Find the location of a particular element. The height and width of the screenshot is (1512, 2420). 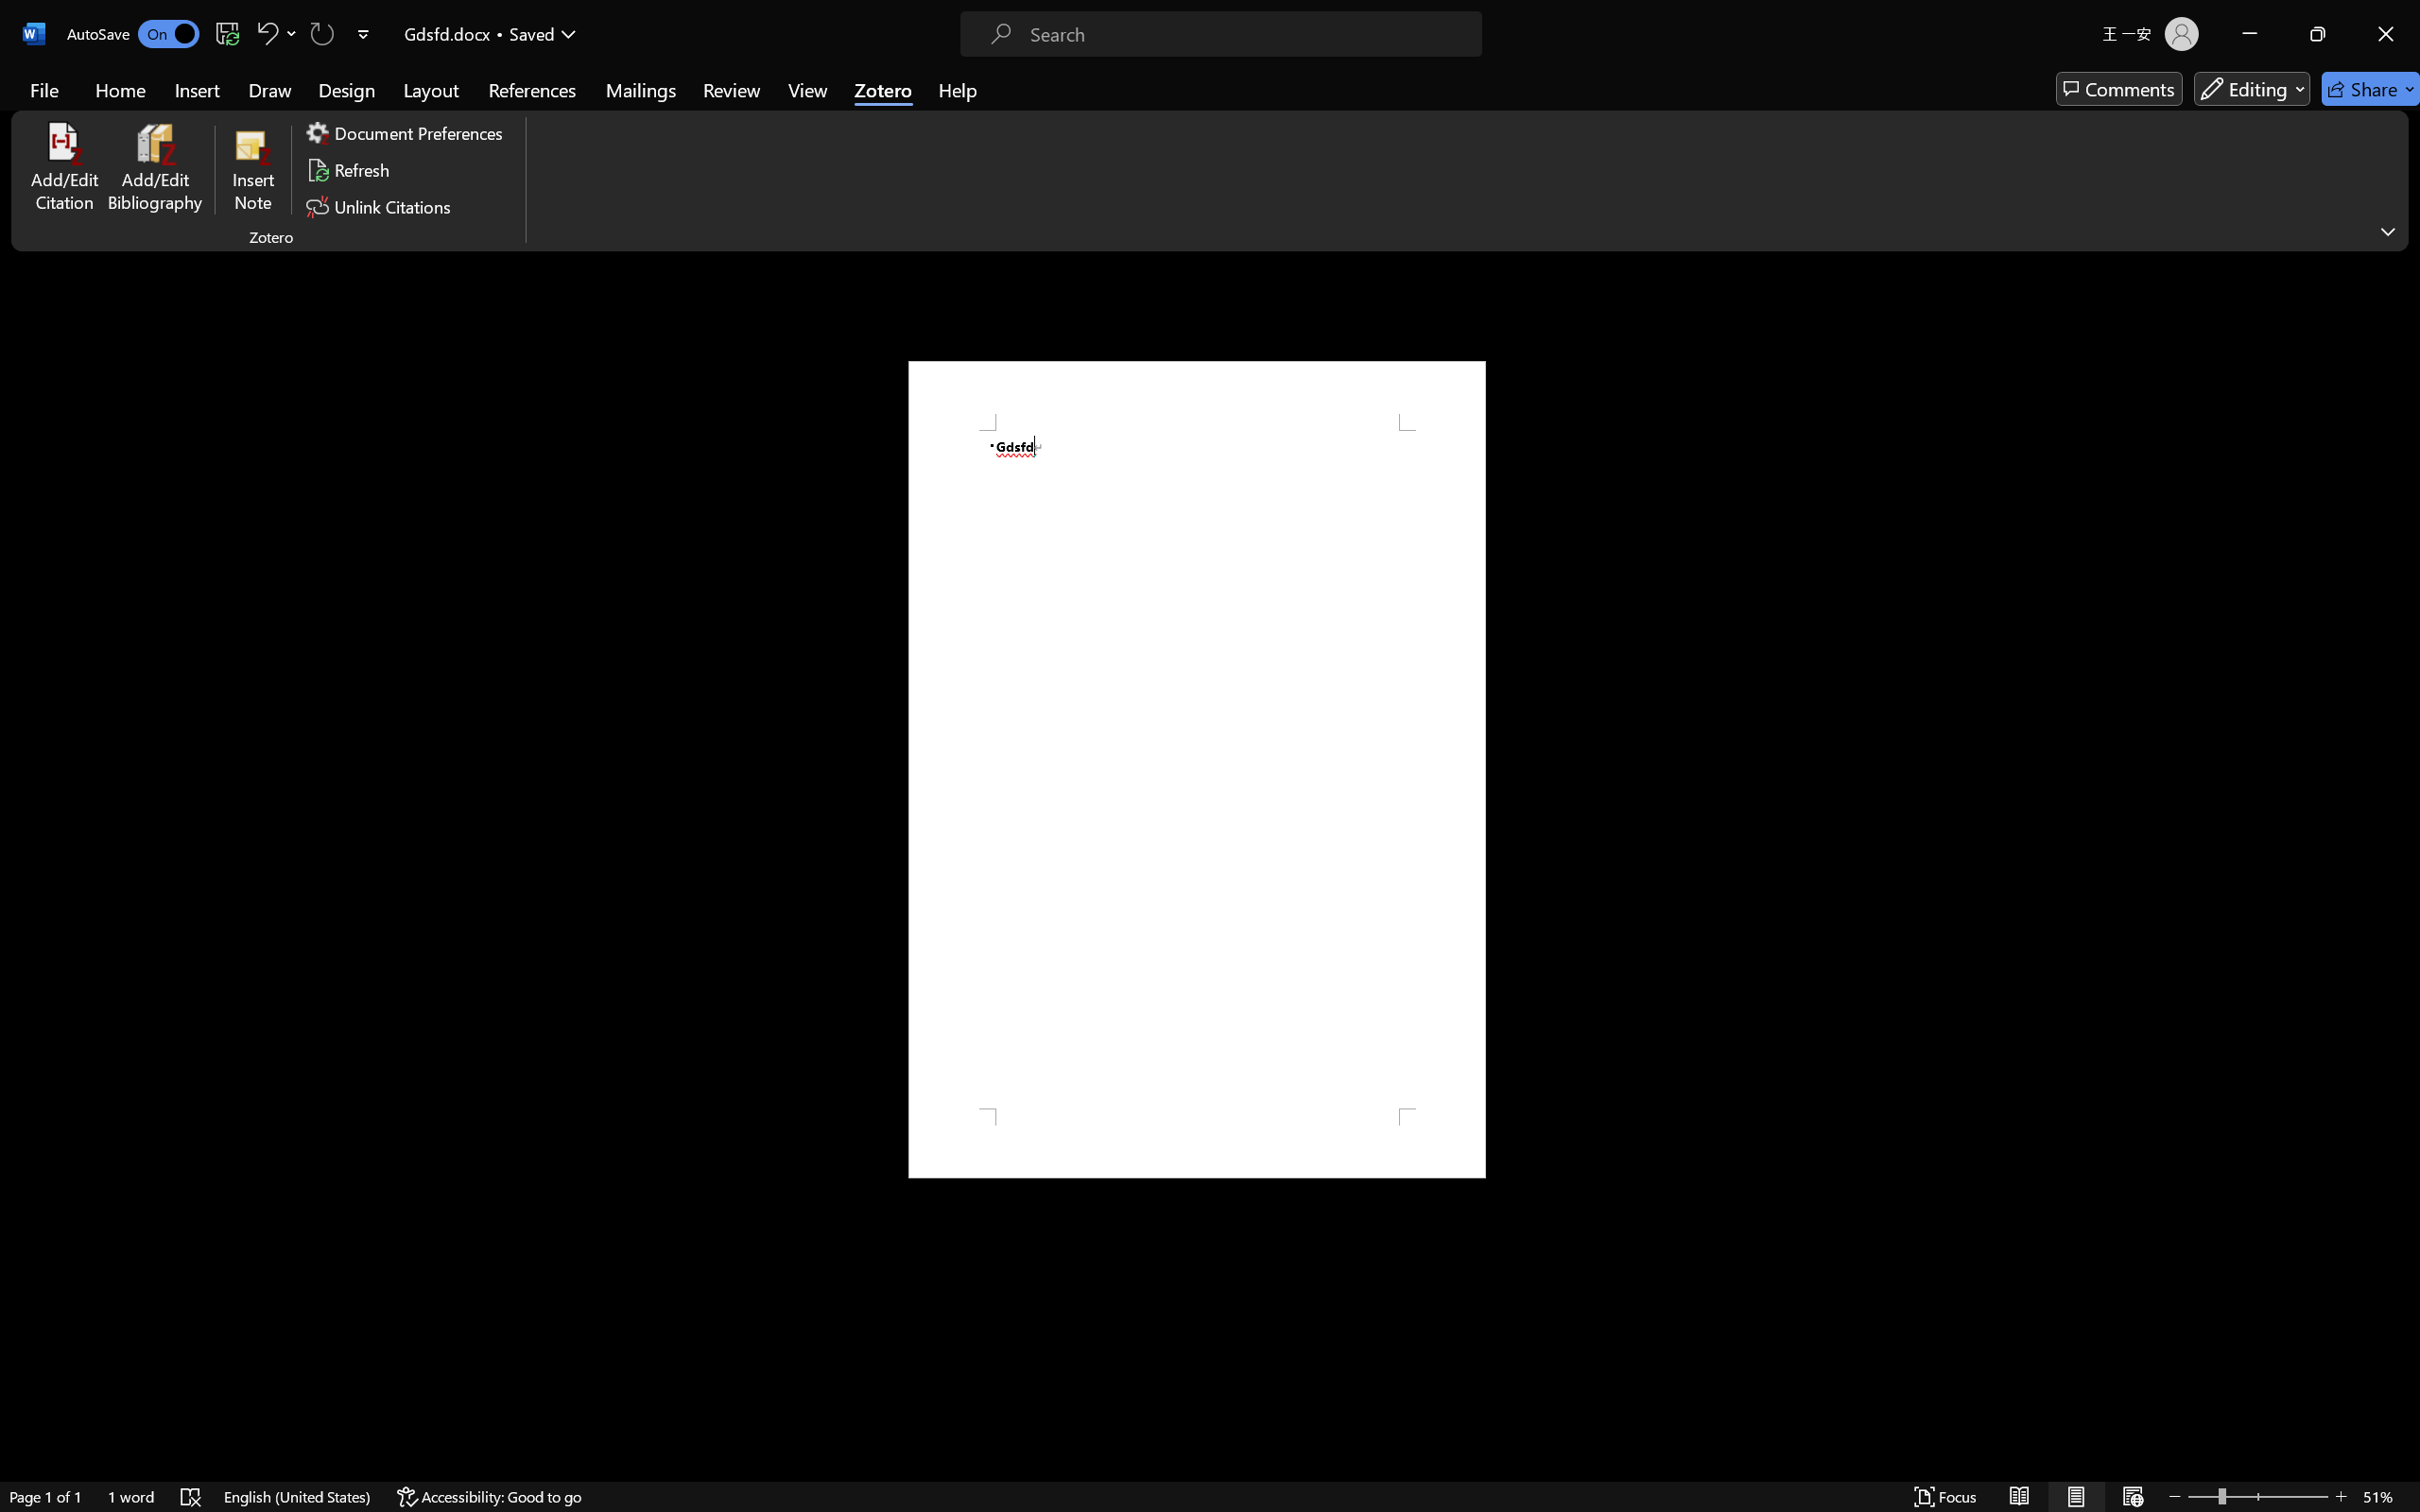

'Page 1 content' is located at coordinates (1196, 769).